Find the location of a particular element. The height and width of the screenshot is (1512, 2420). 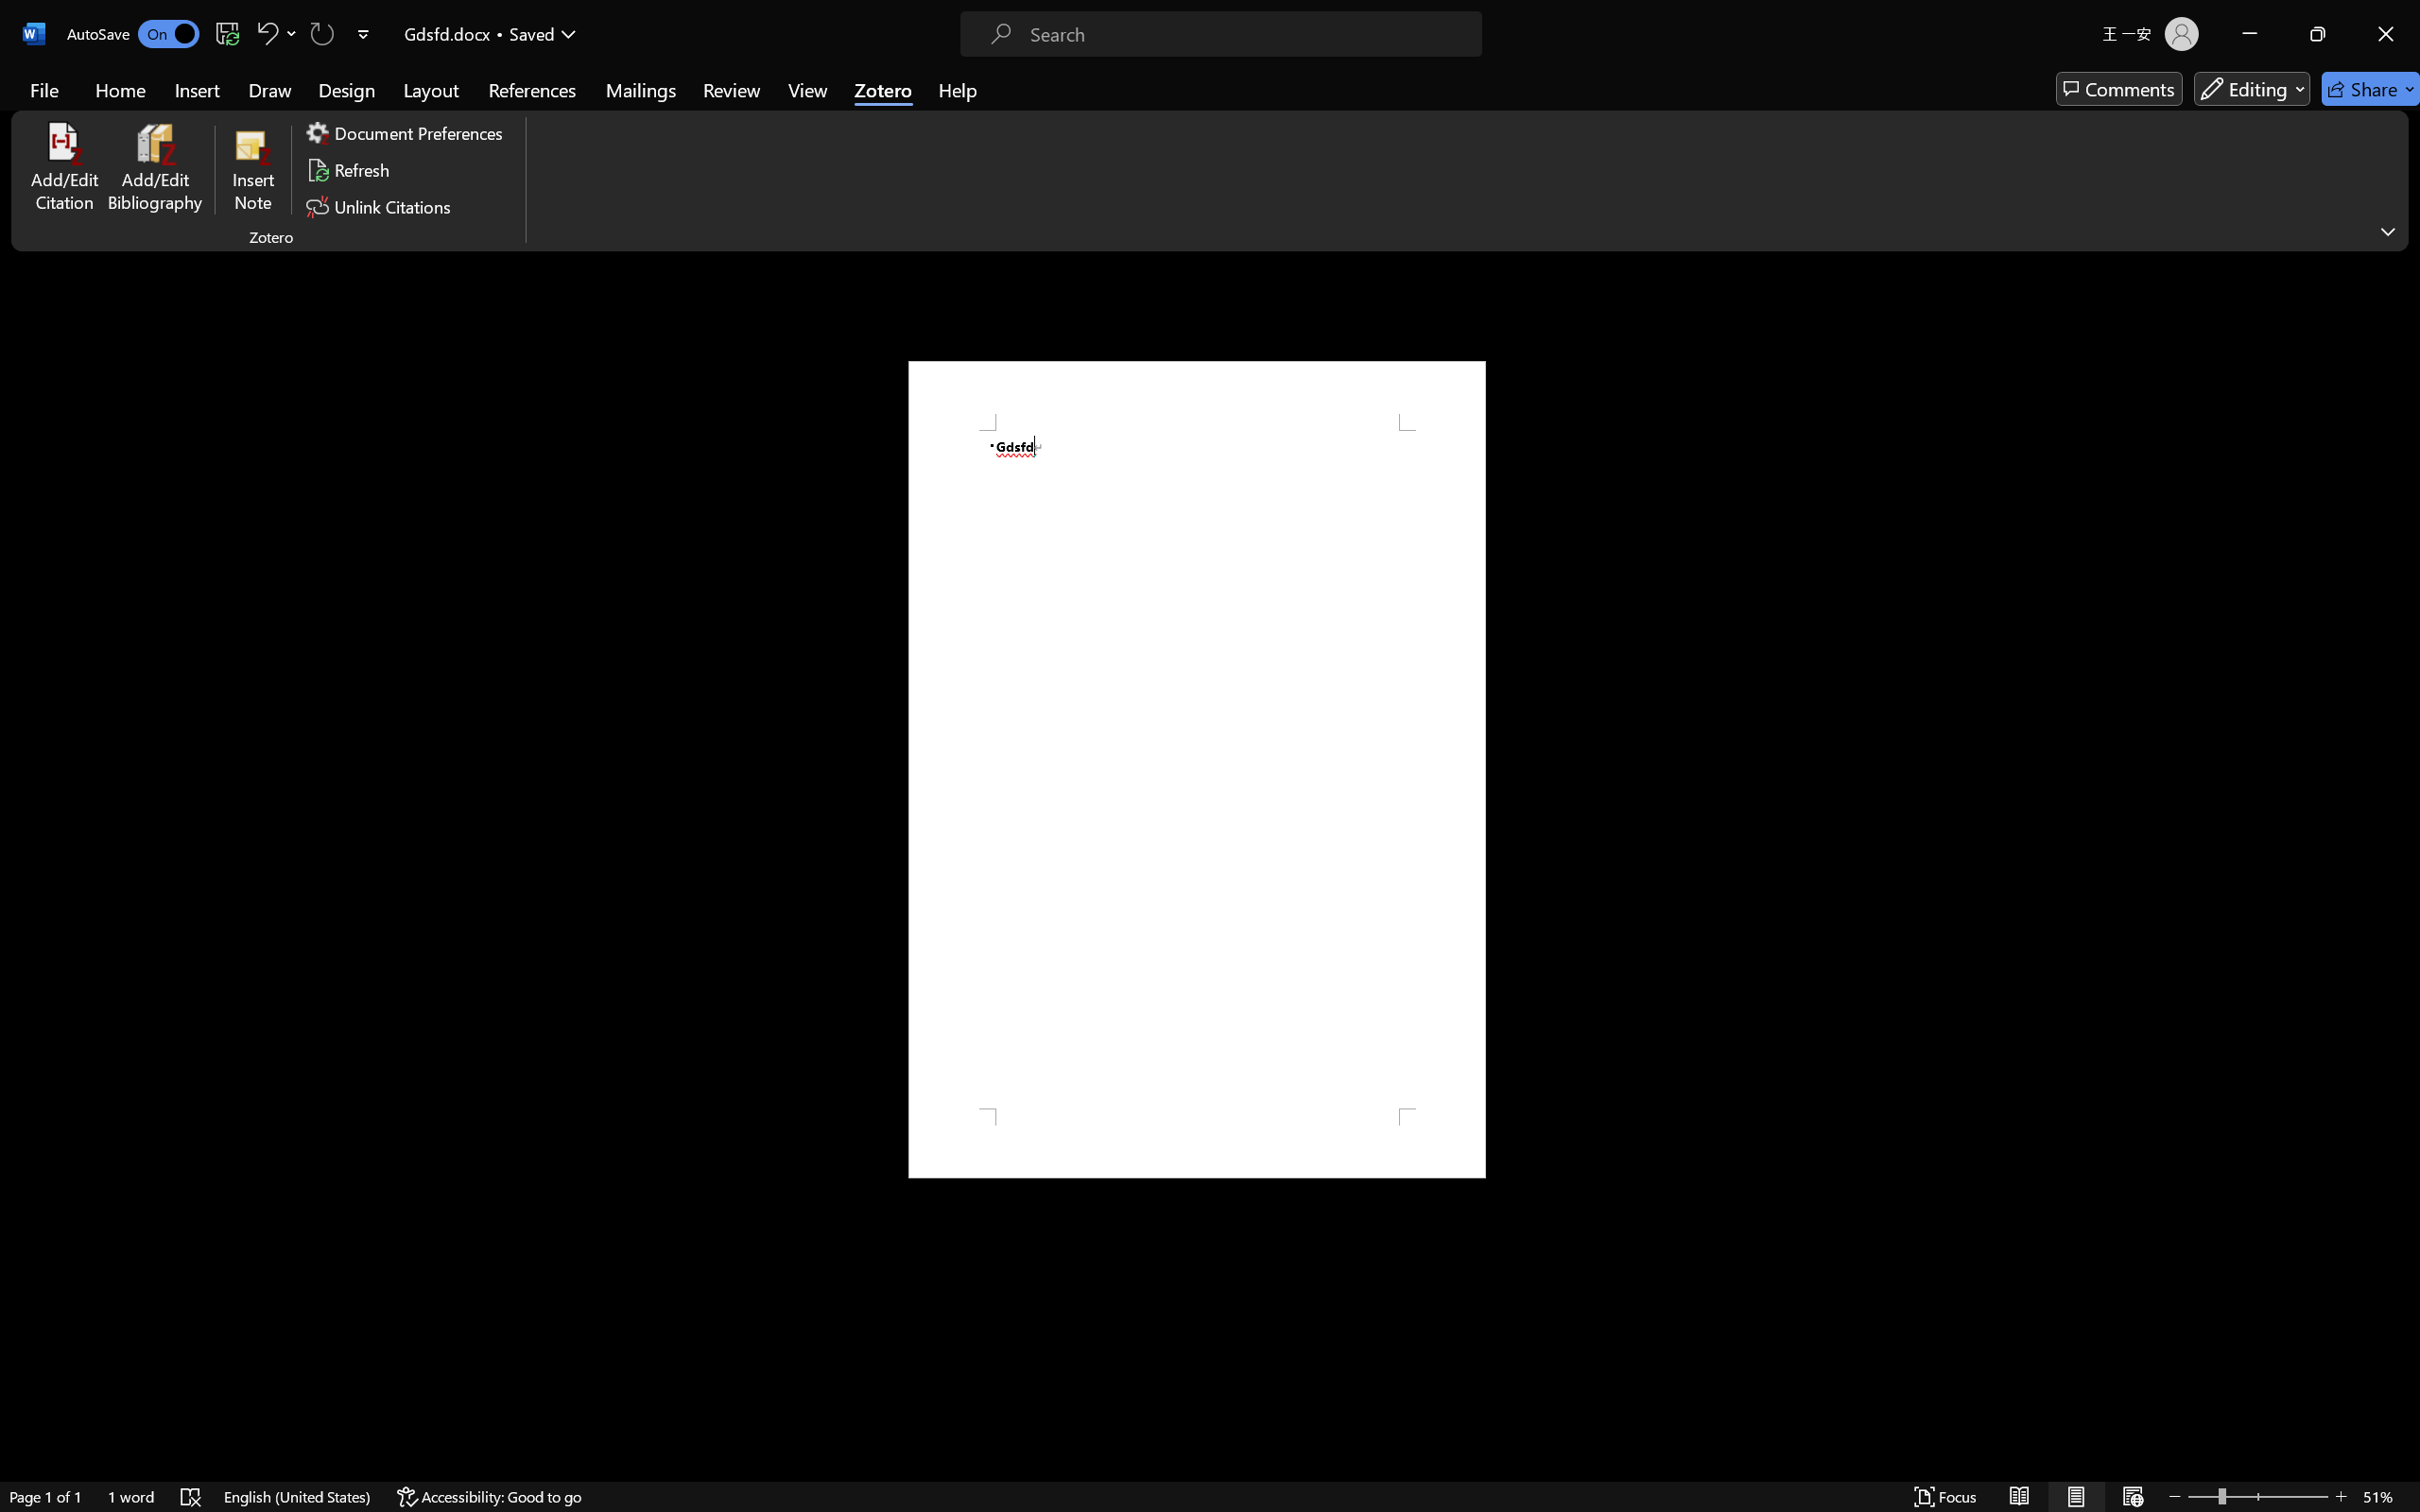

'Page 1 content' is located at coordinates (1196, 769).